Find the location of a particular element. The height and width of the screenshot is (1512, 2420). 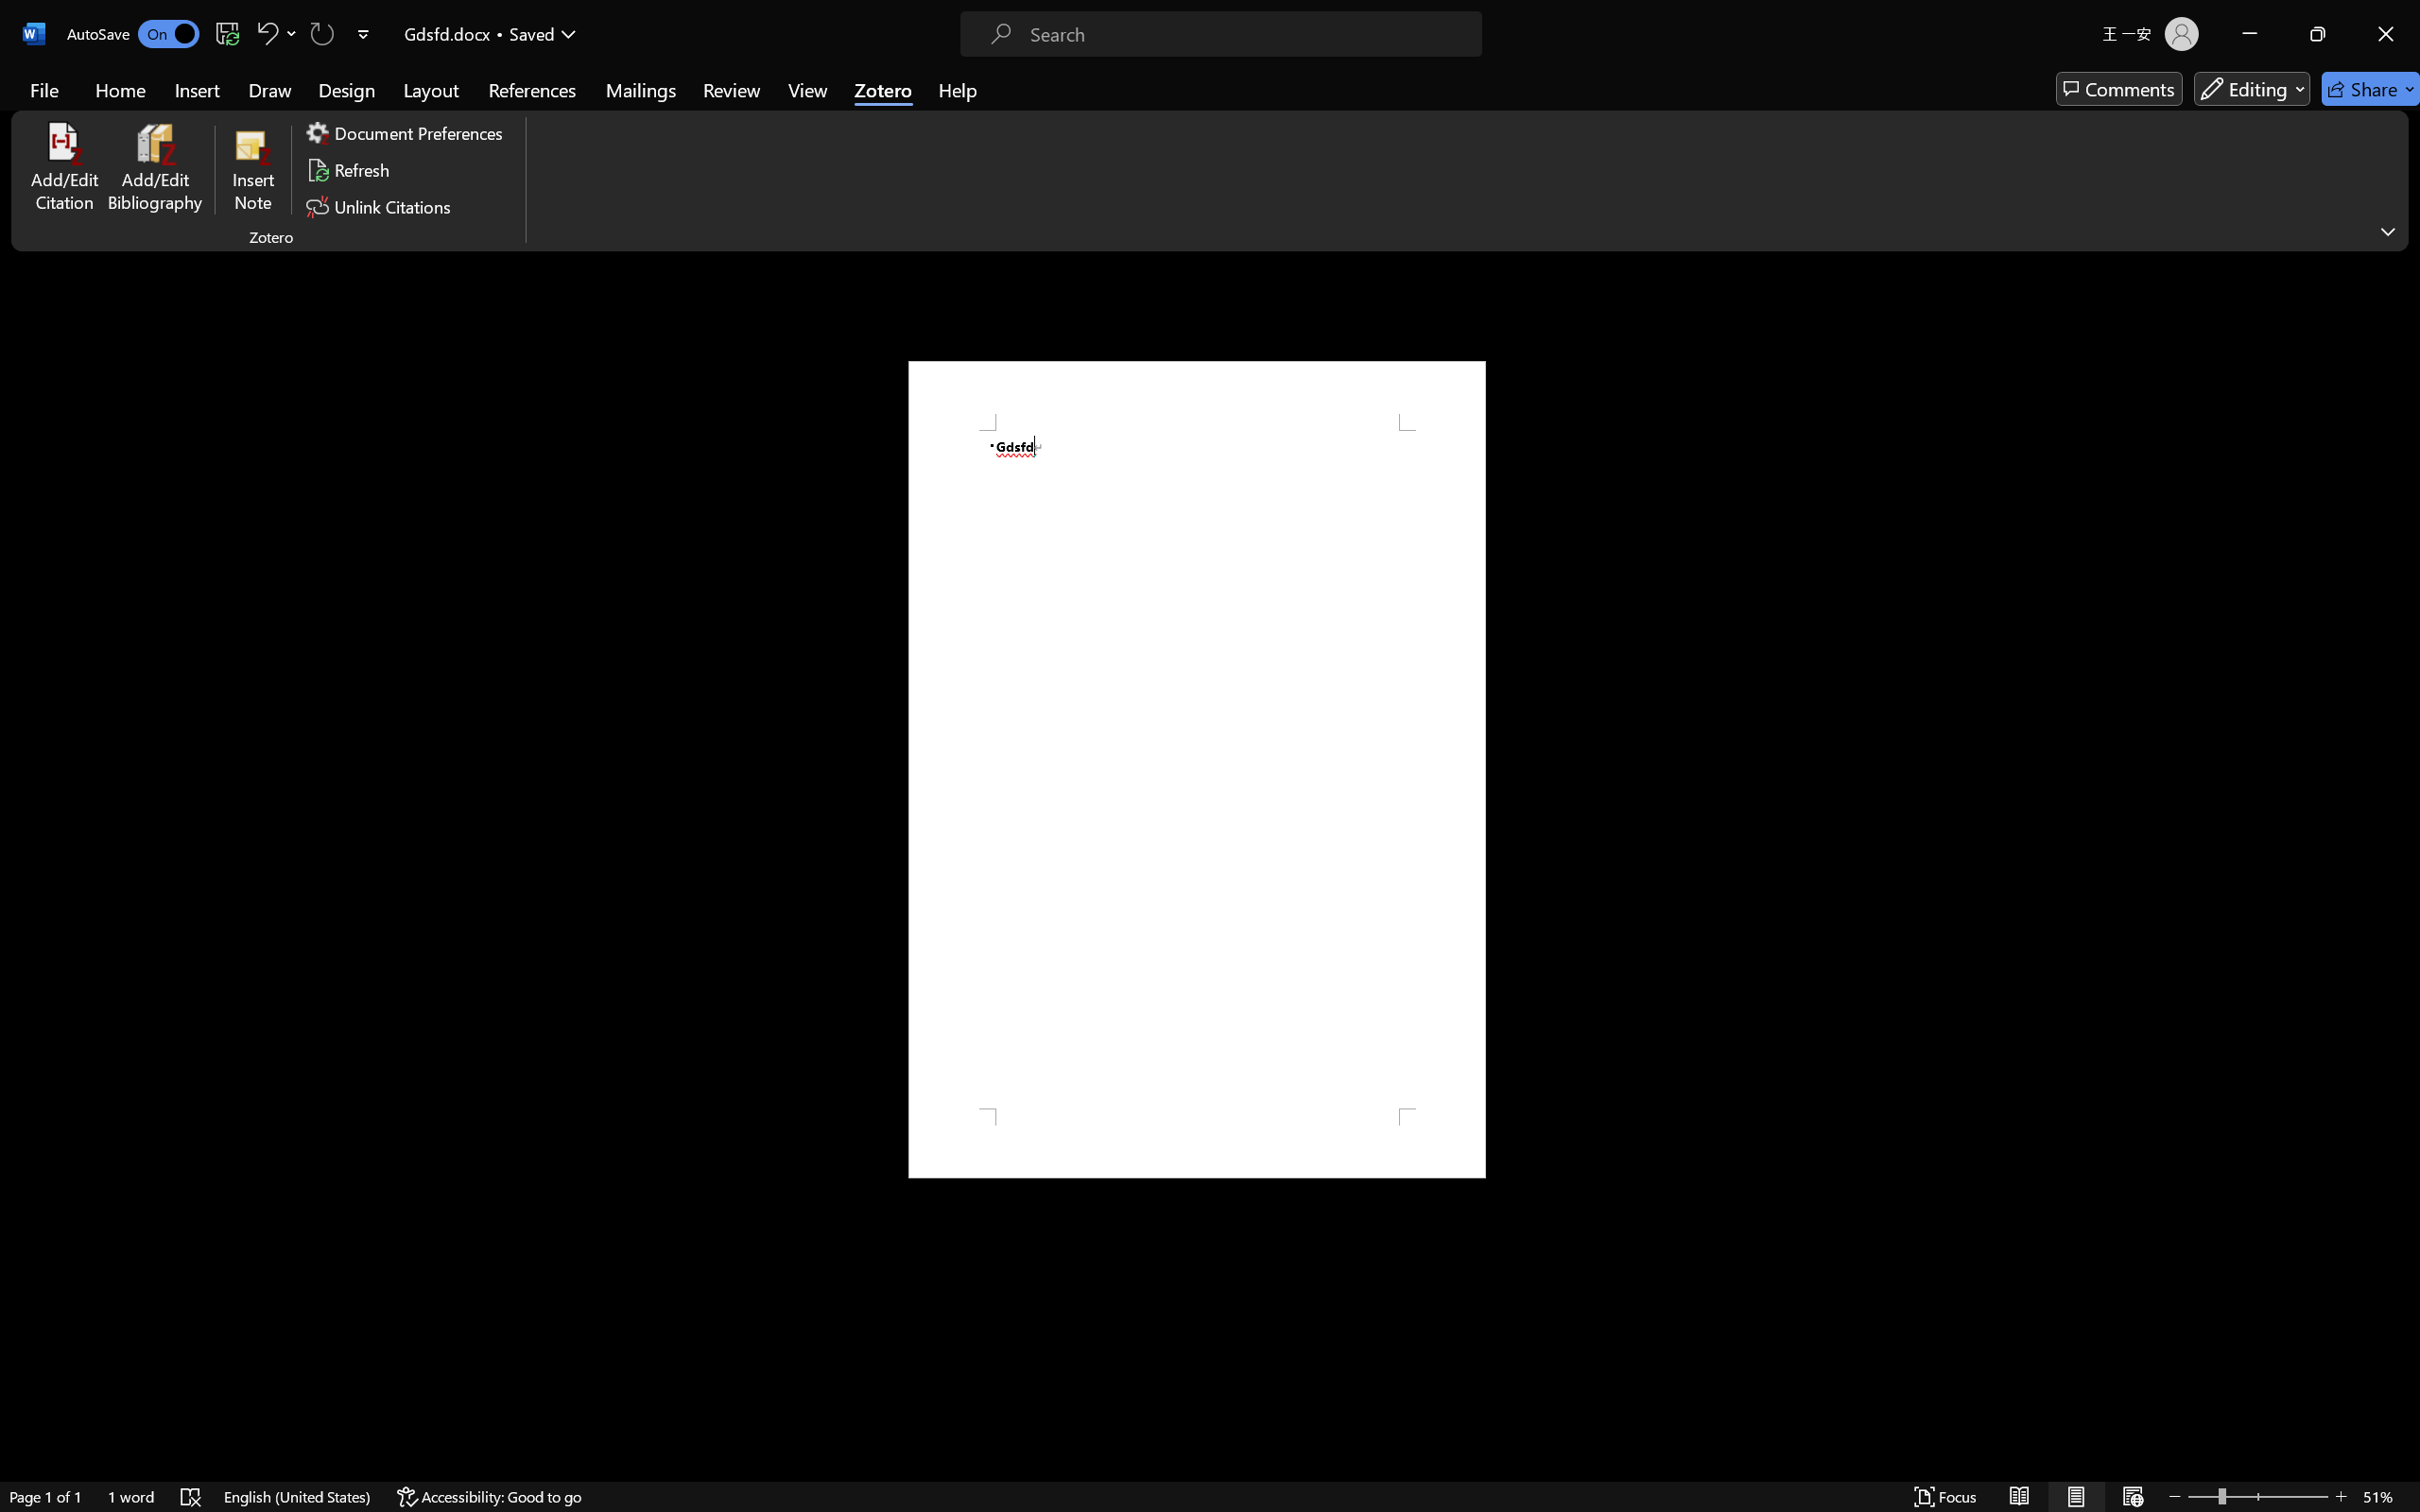

'Page 1 content' is located at coordinates (1196, 769).